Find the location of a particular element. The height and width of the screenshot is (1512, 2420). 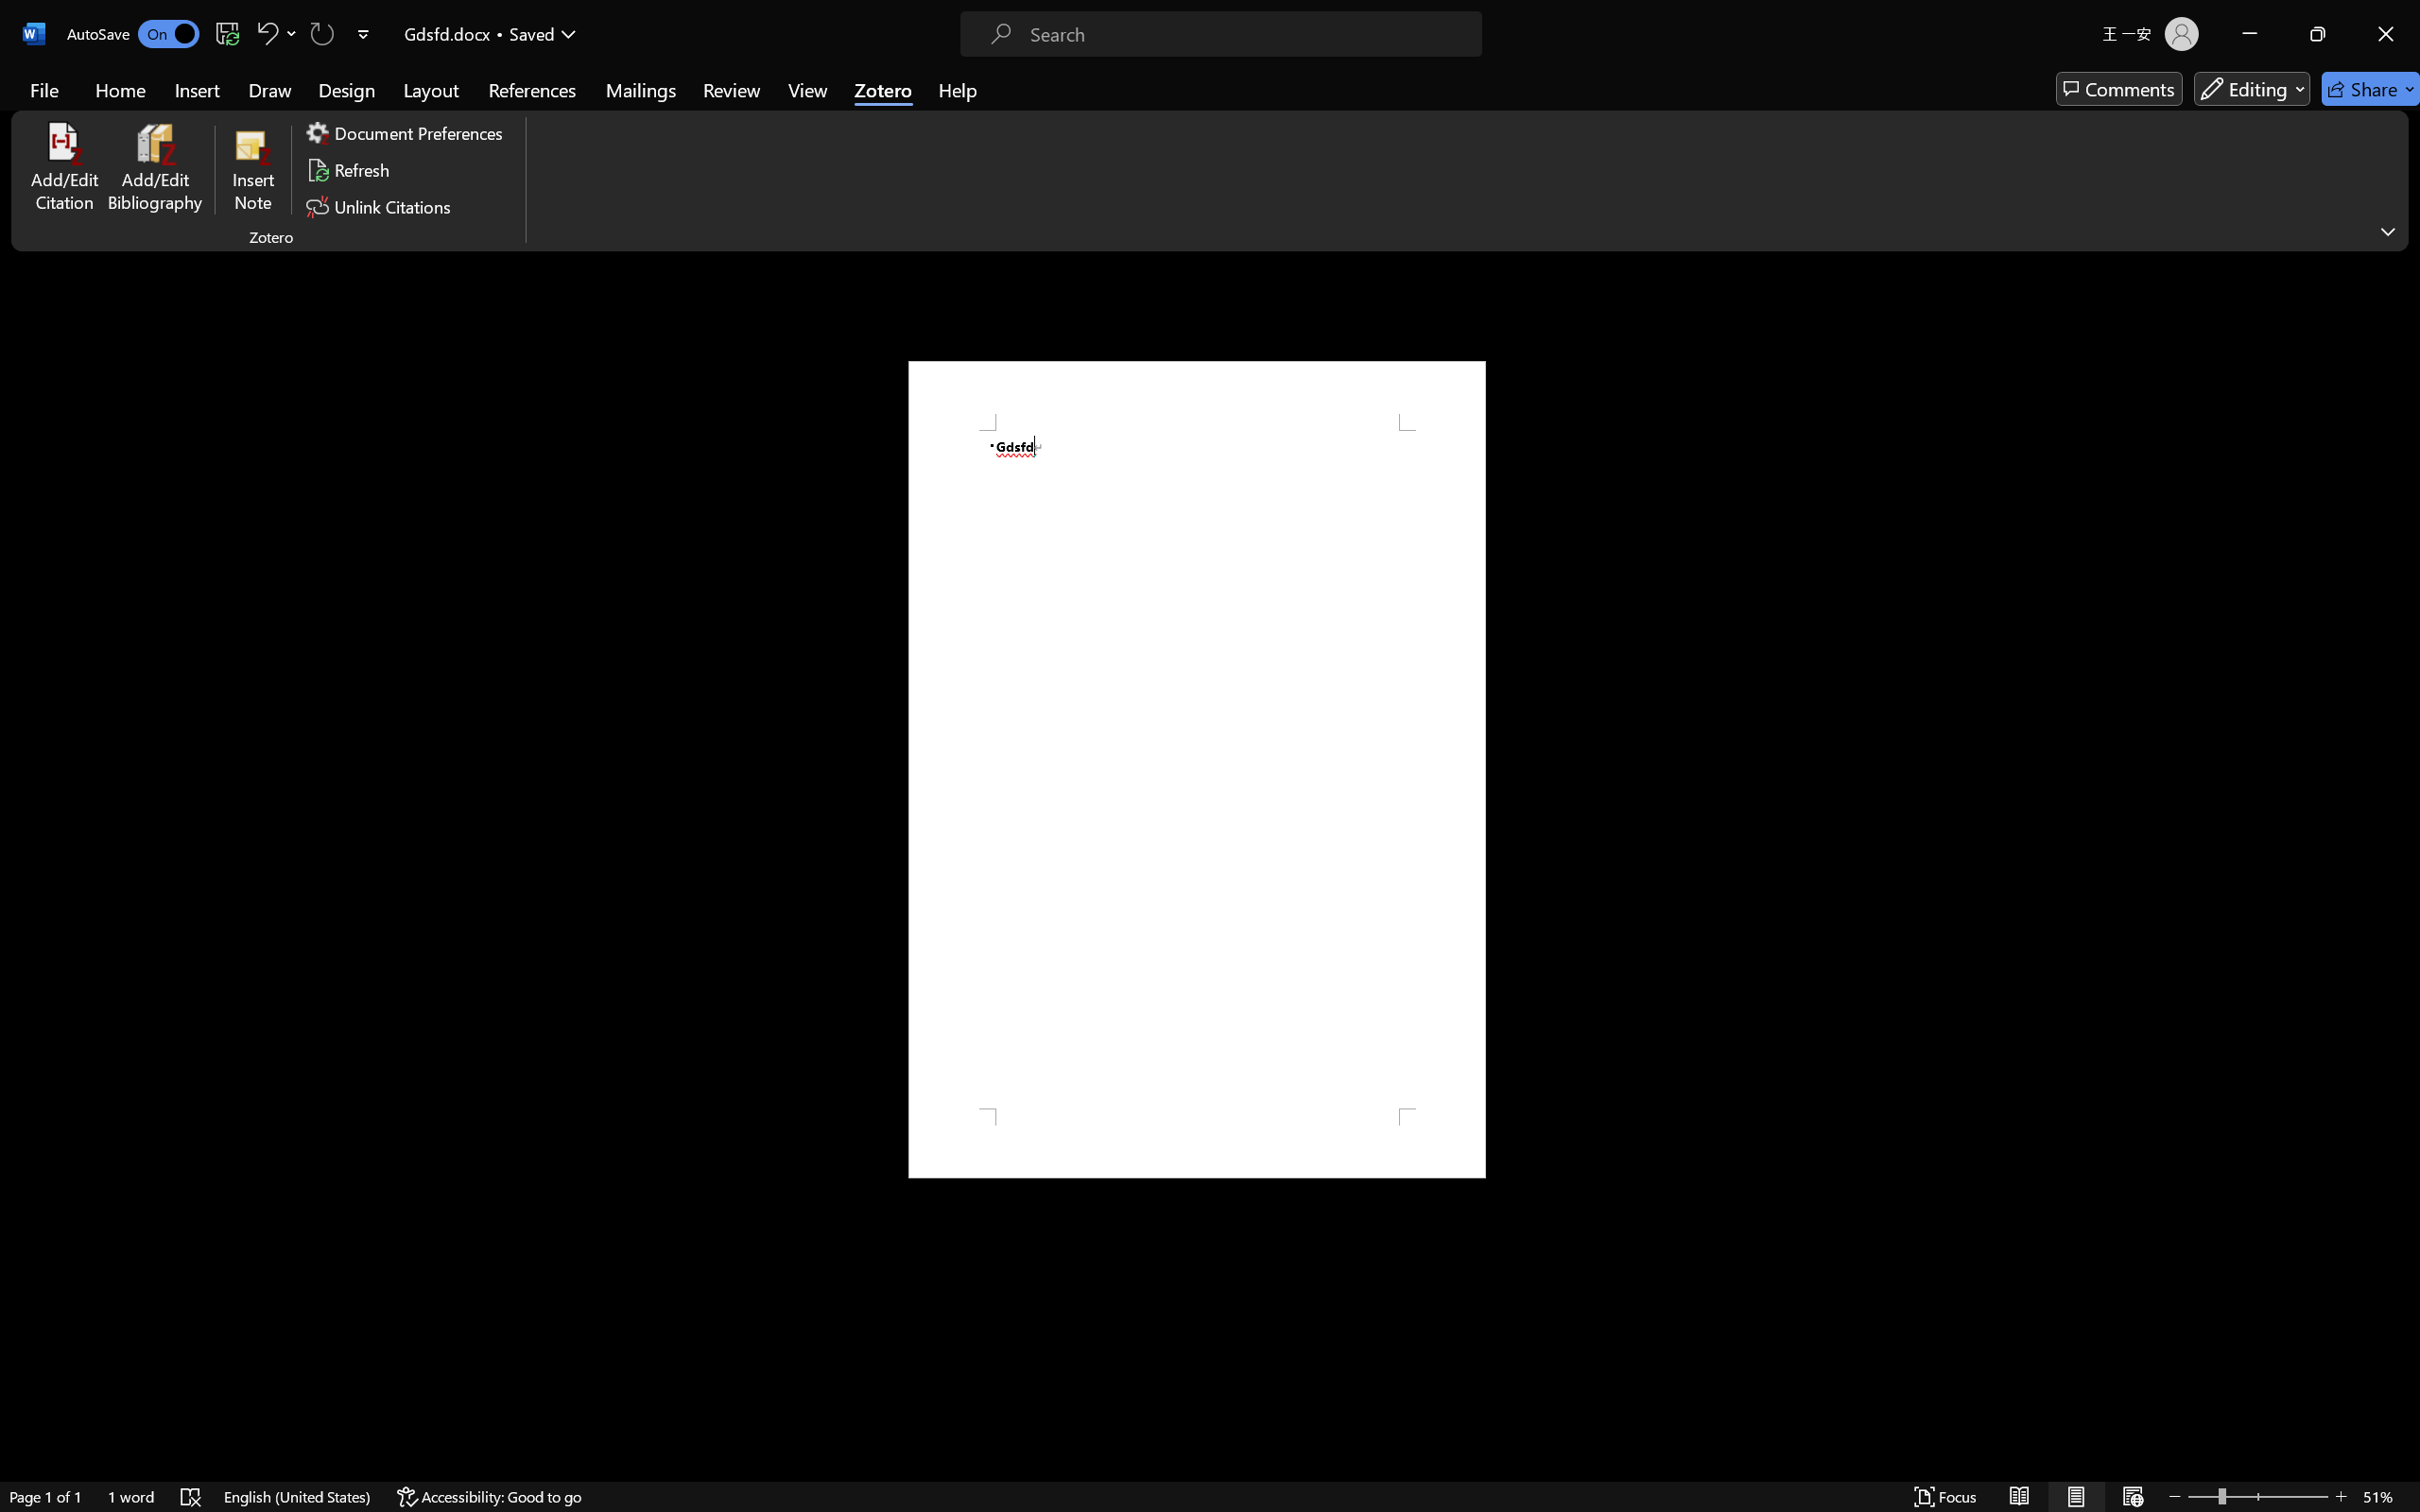

'Page 1 content' is located at coordinates (1196, 769).